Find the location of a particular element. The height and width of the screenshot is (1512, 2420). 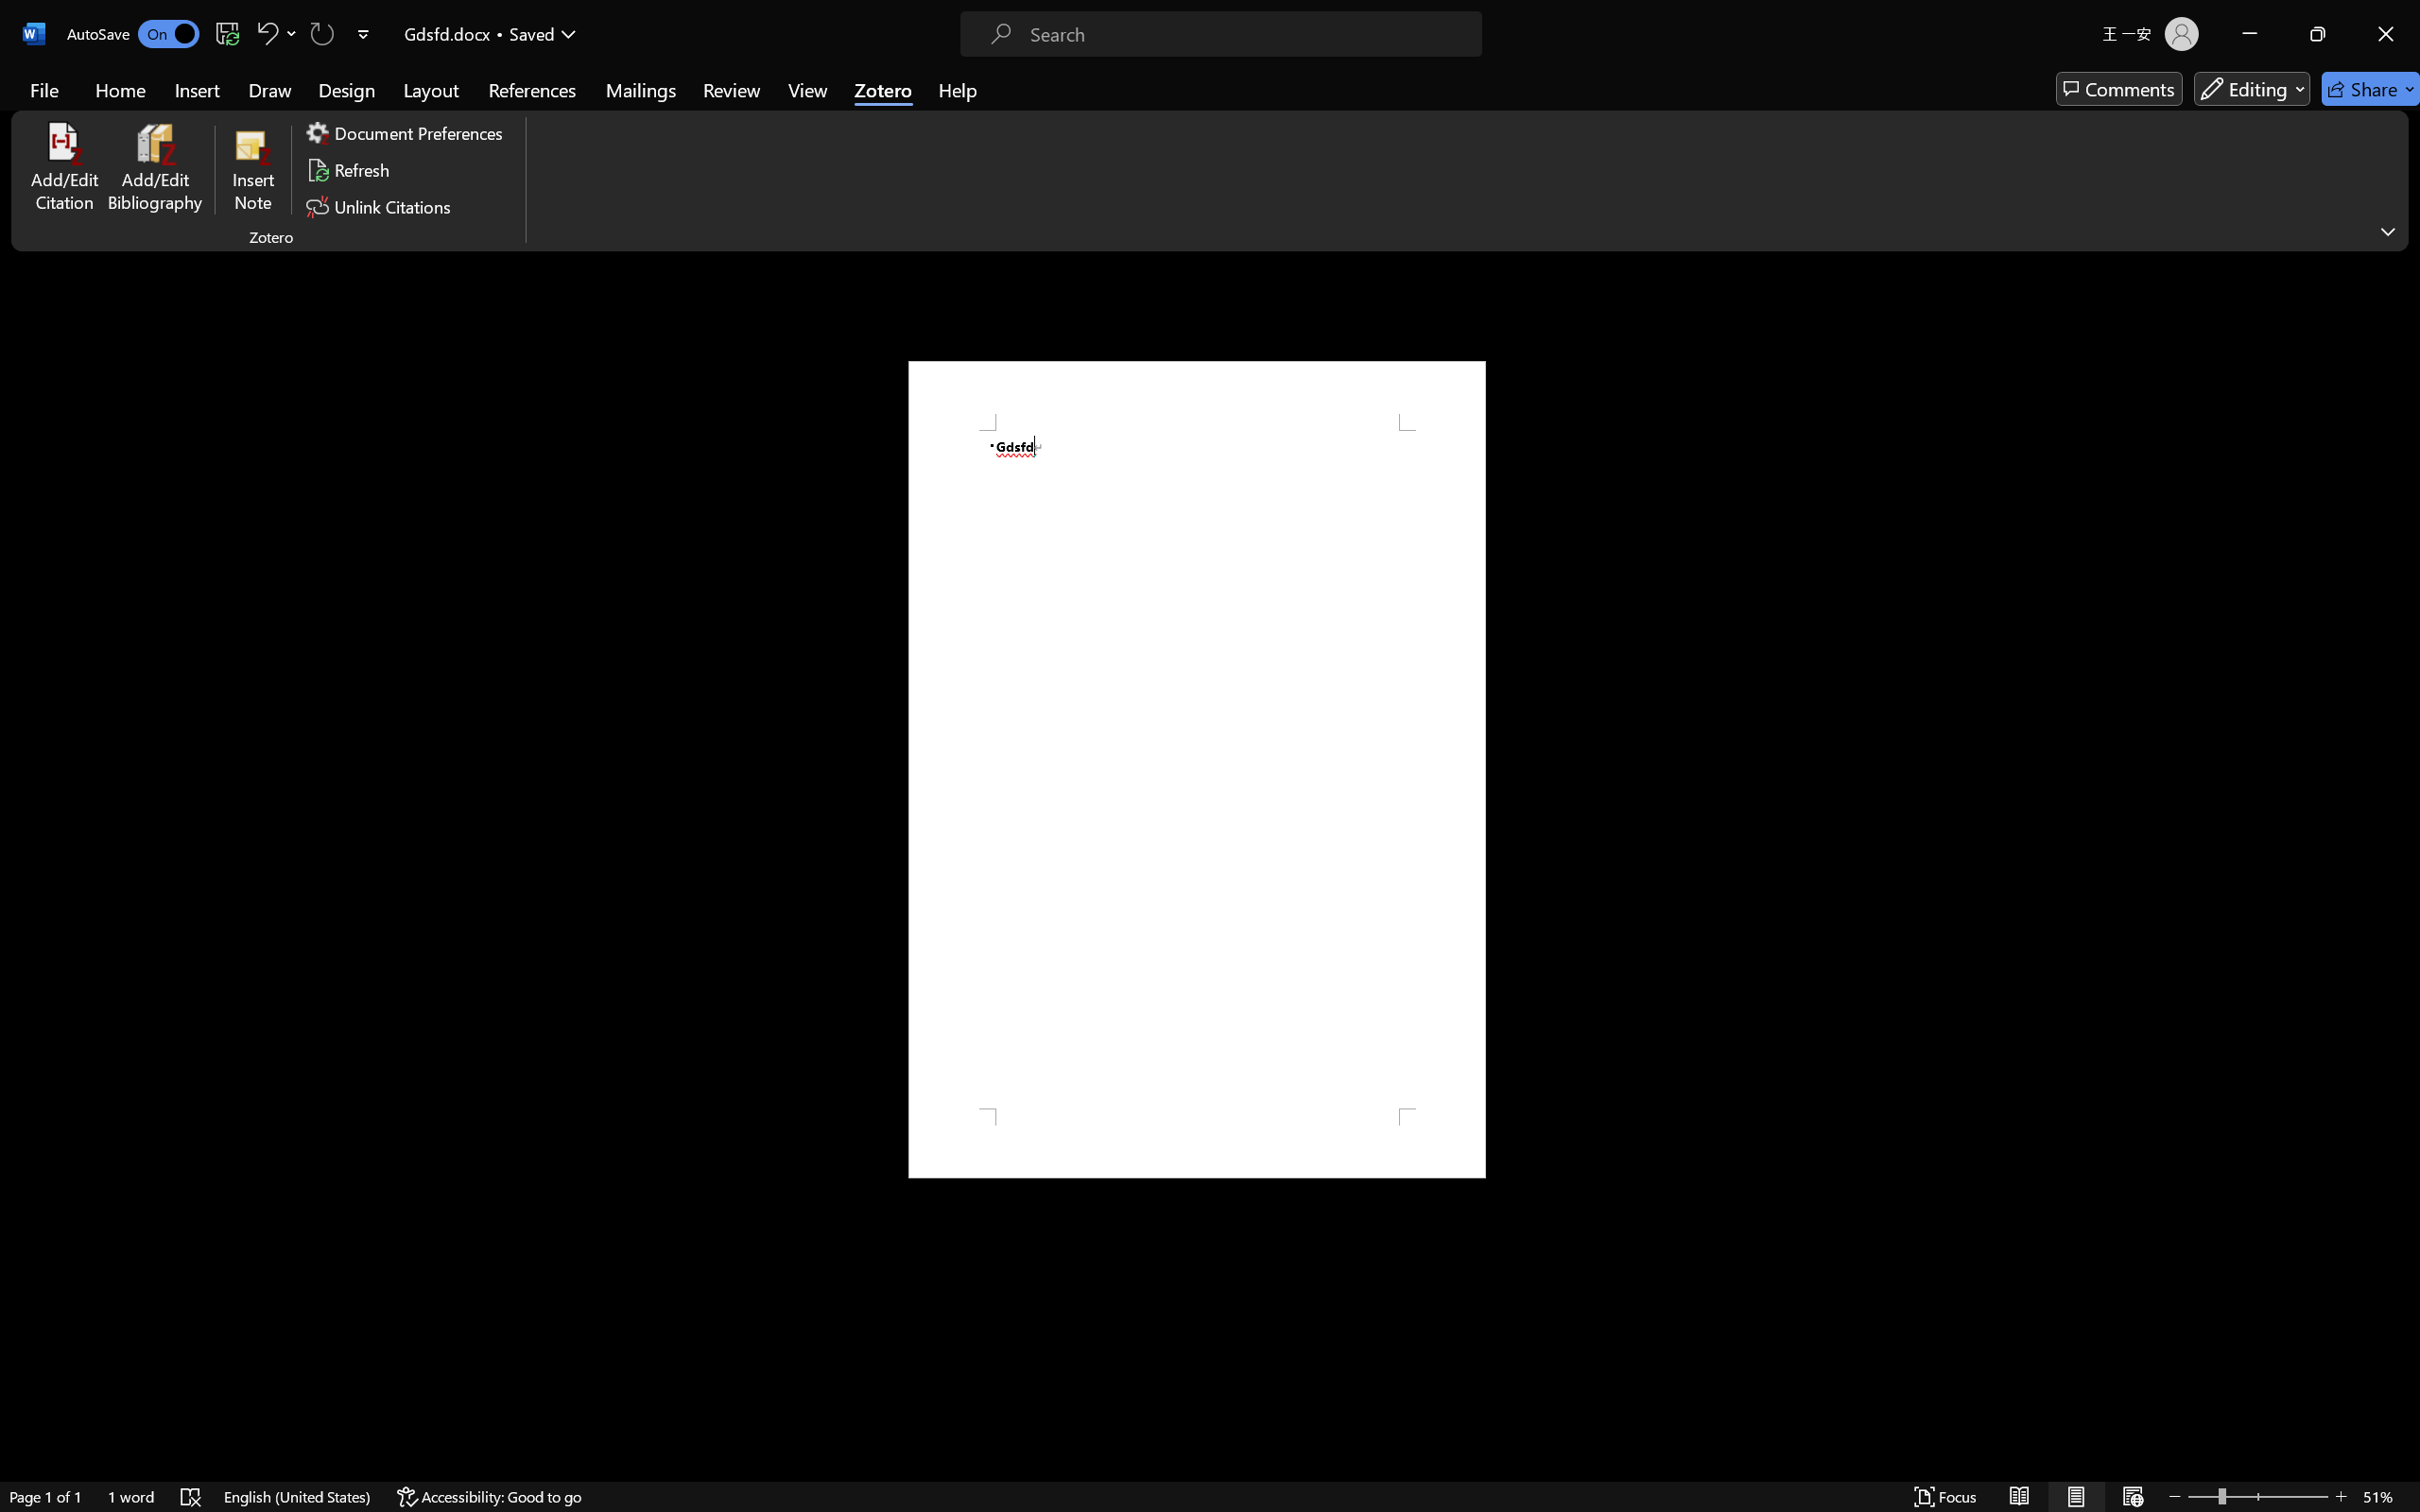

'Page 1 content' is located at coordinates (1196, 769).